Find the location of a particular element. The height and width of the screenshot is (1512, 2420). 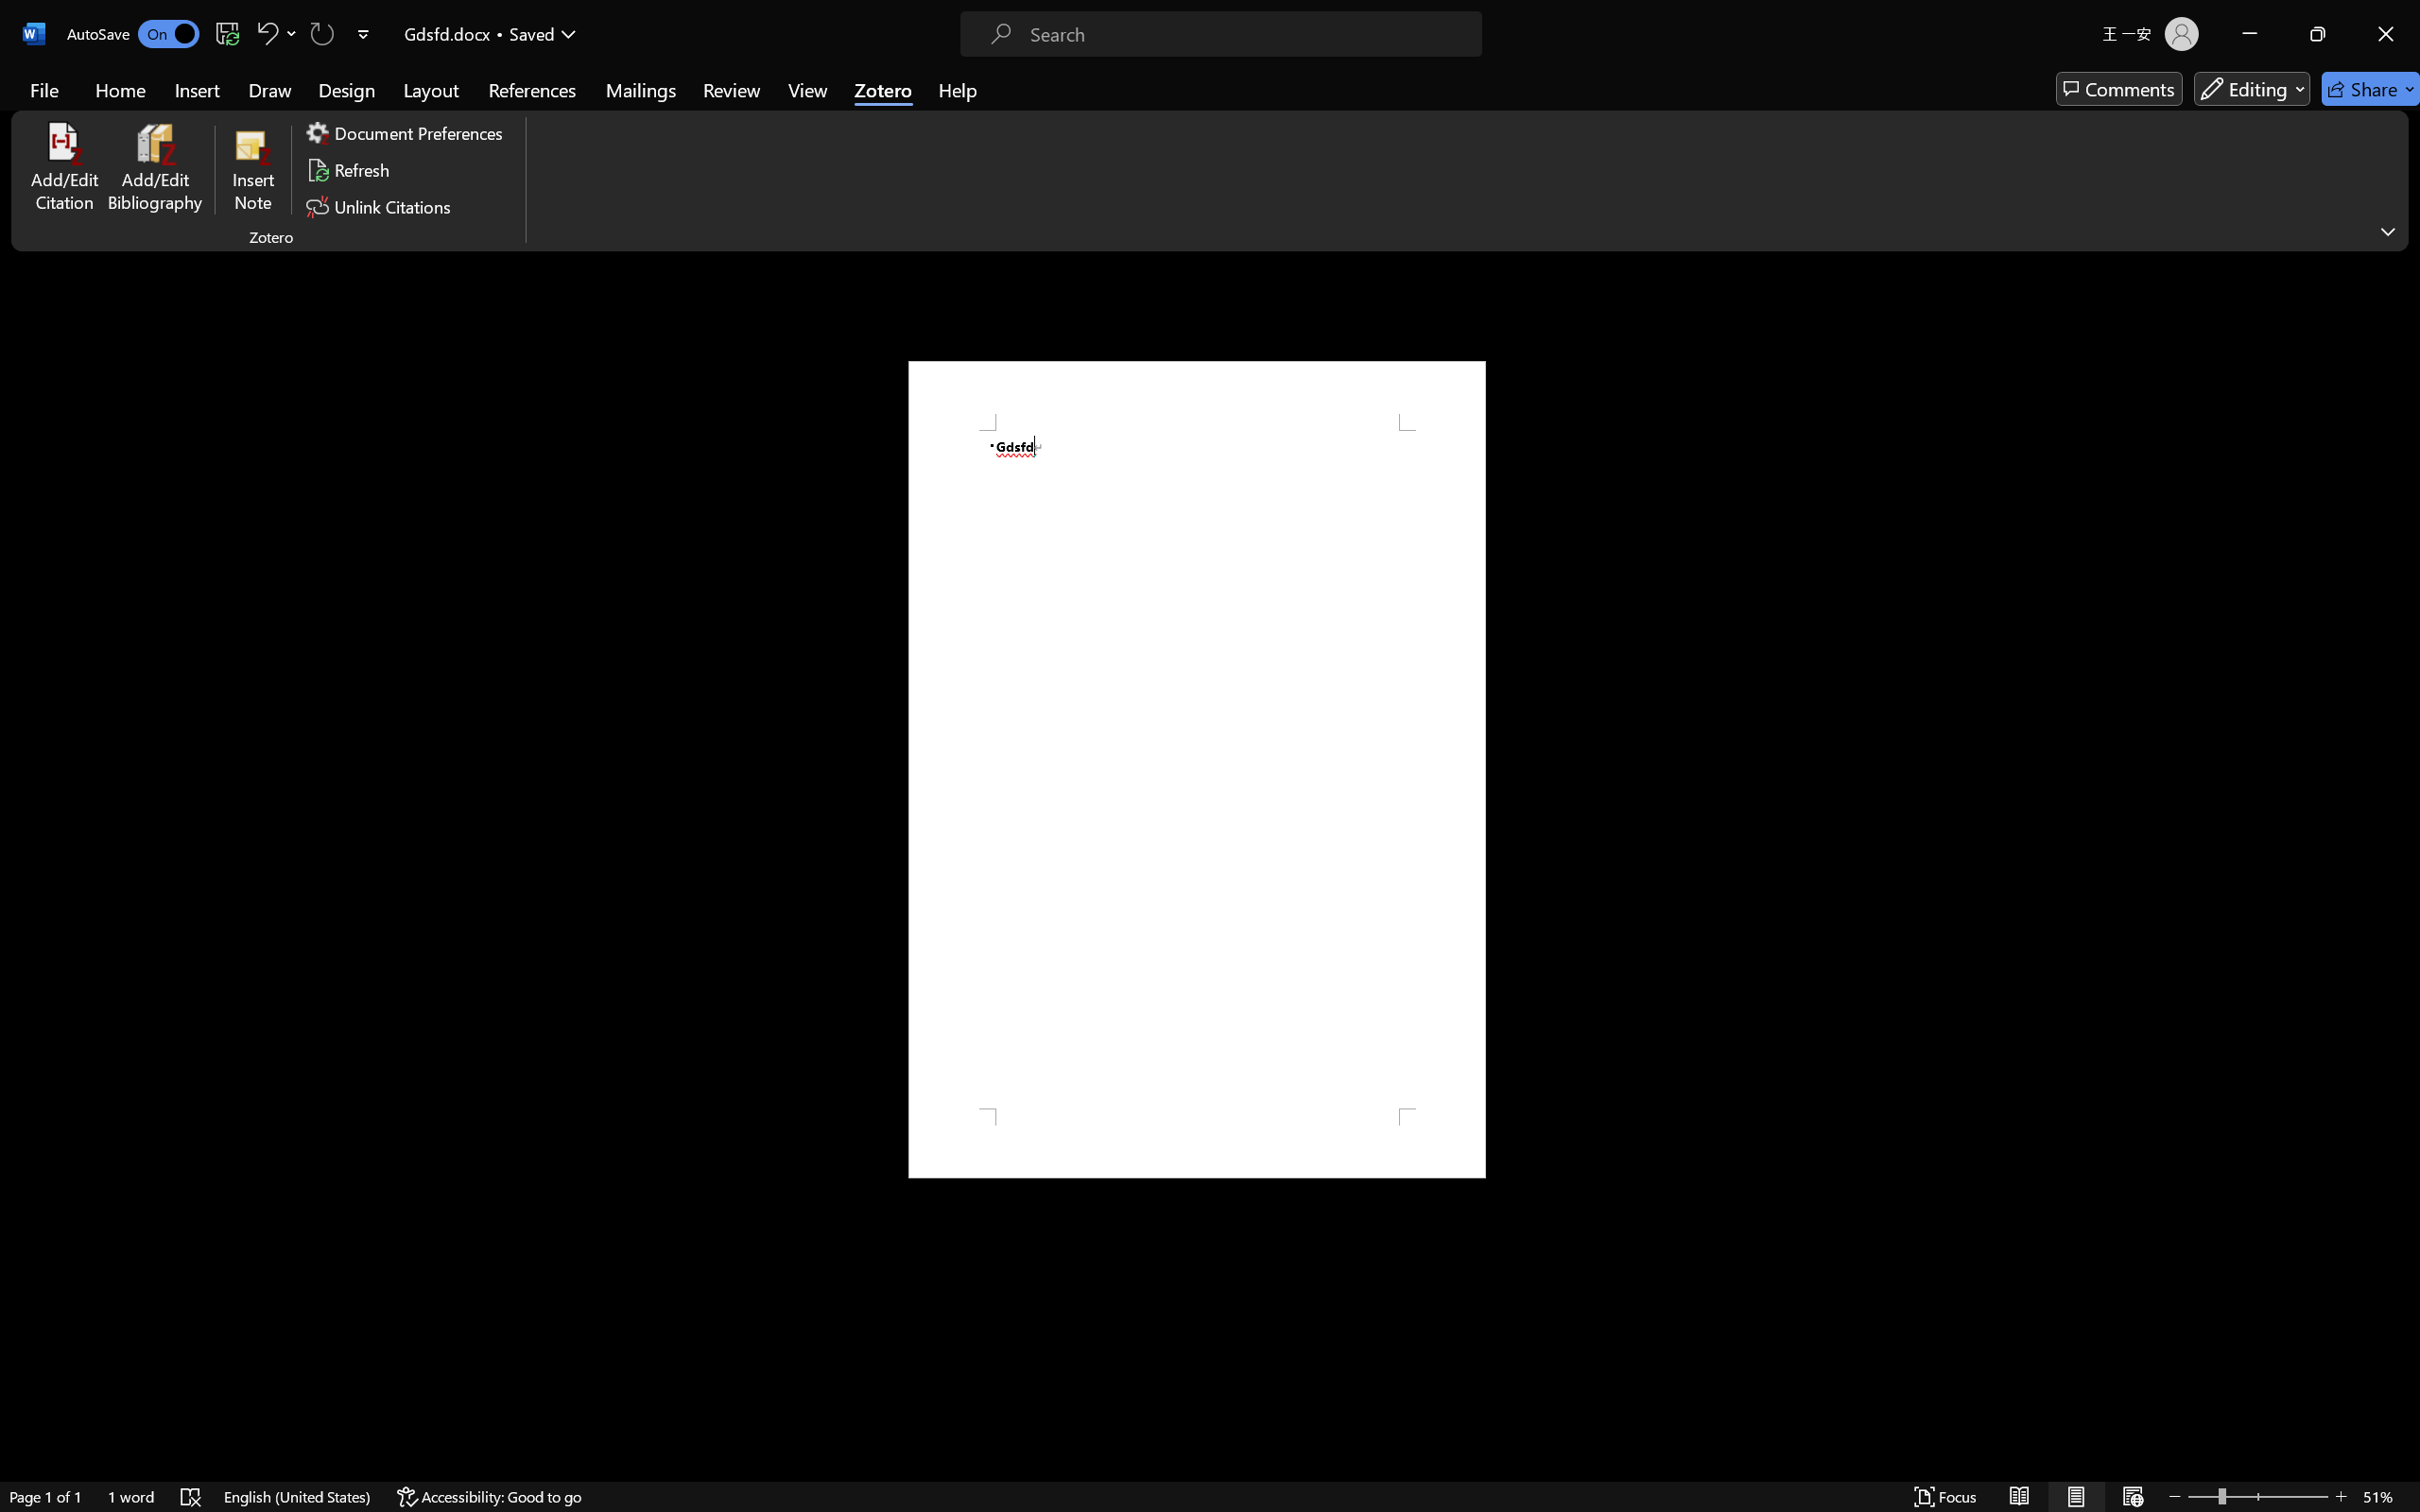

'Page 1 content' is located at coordinates (1196, 769).